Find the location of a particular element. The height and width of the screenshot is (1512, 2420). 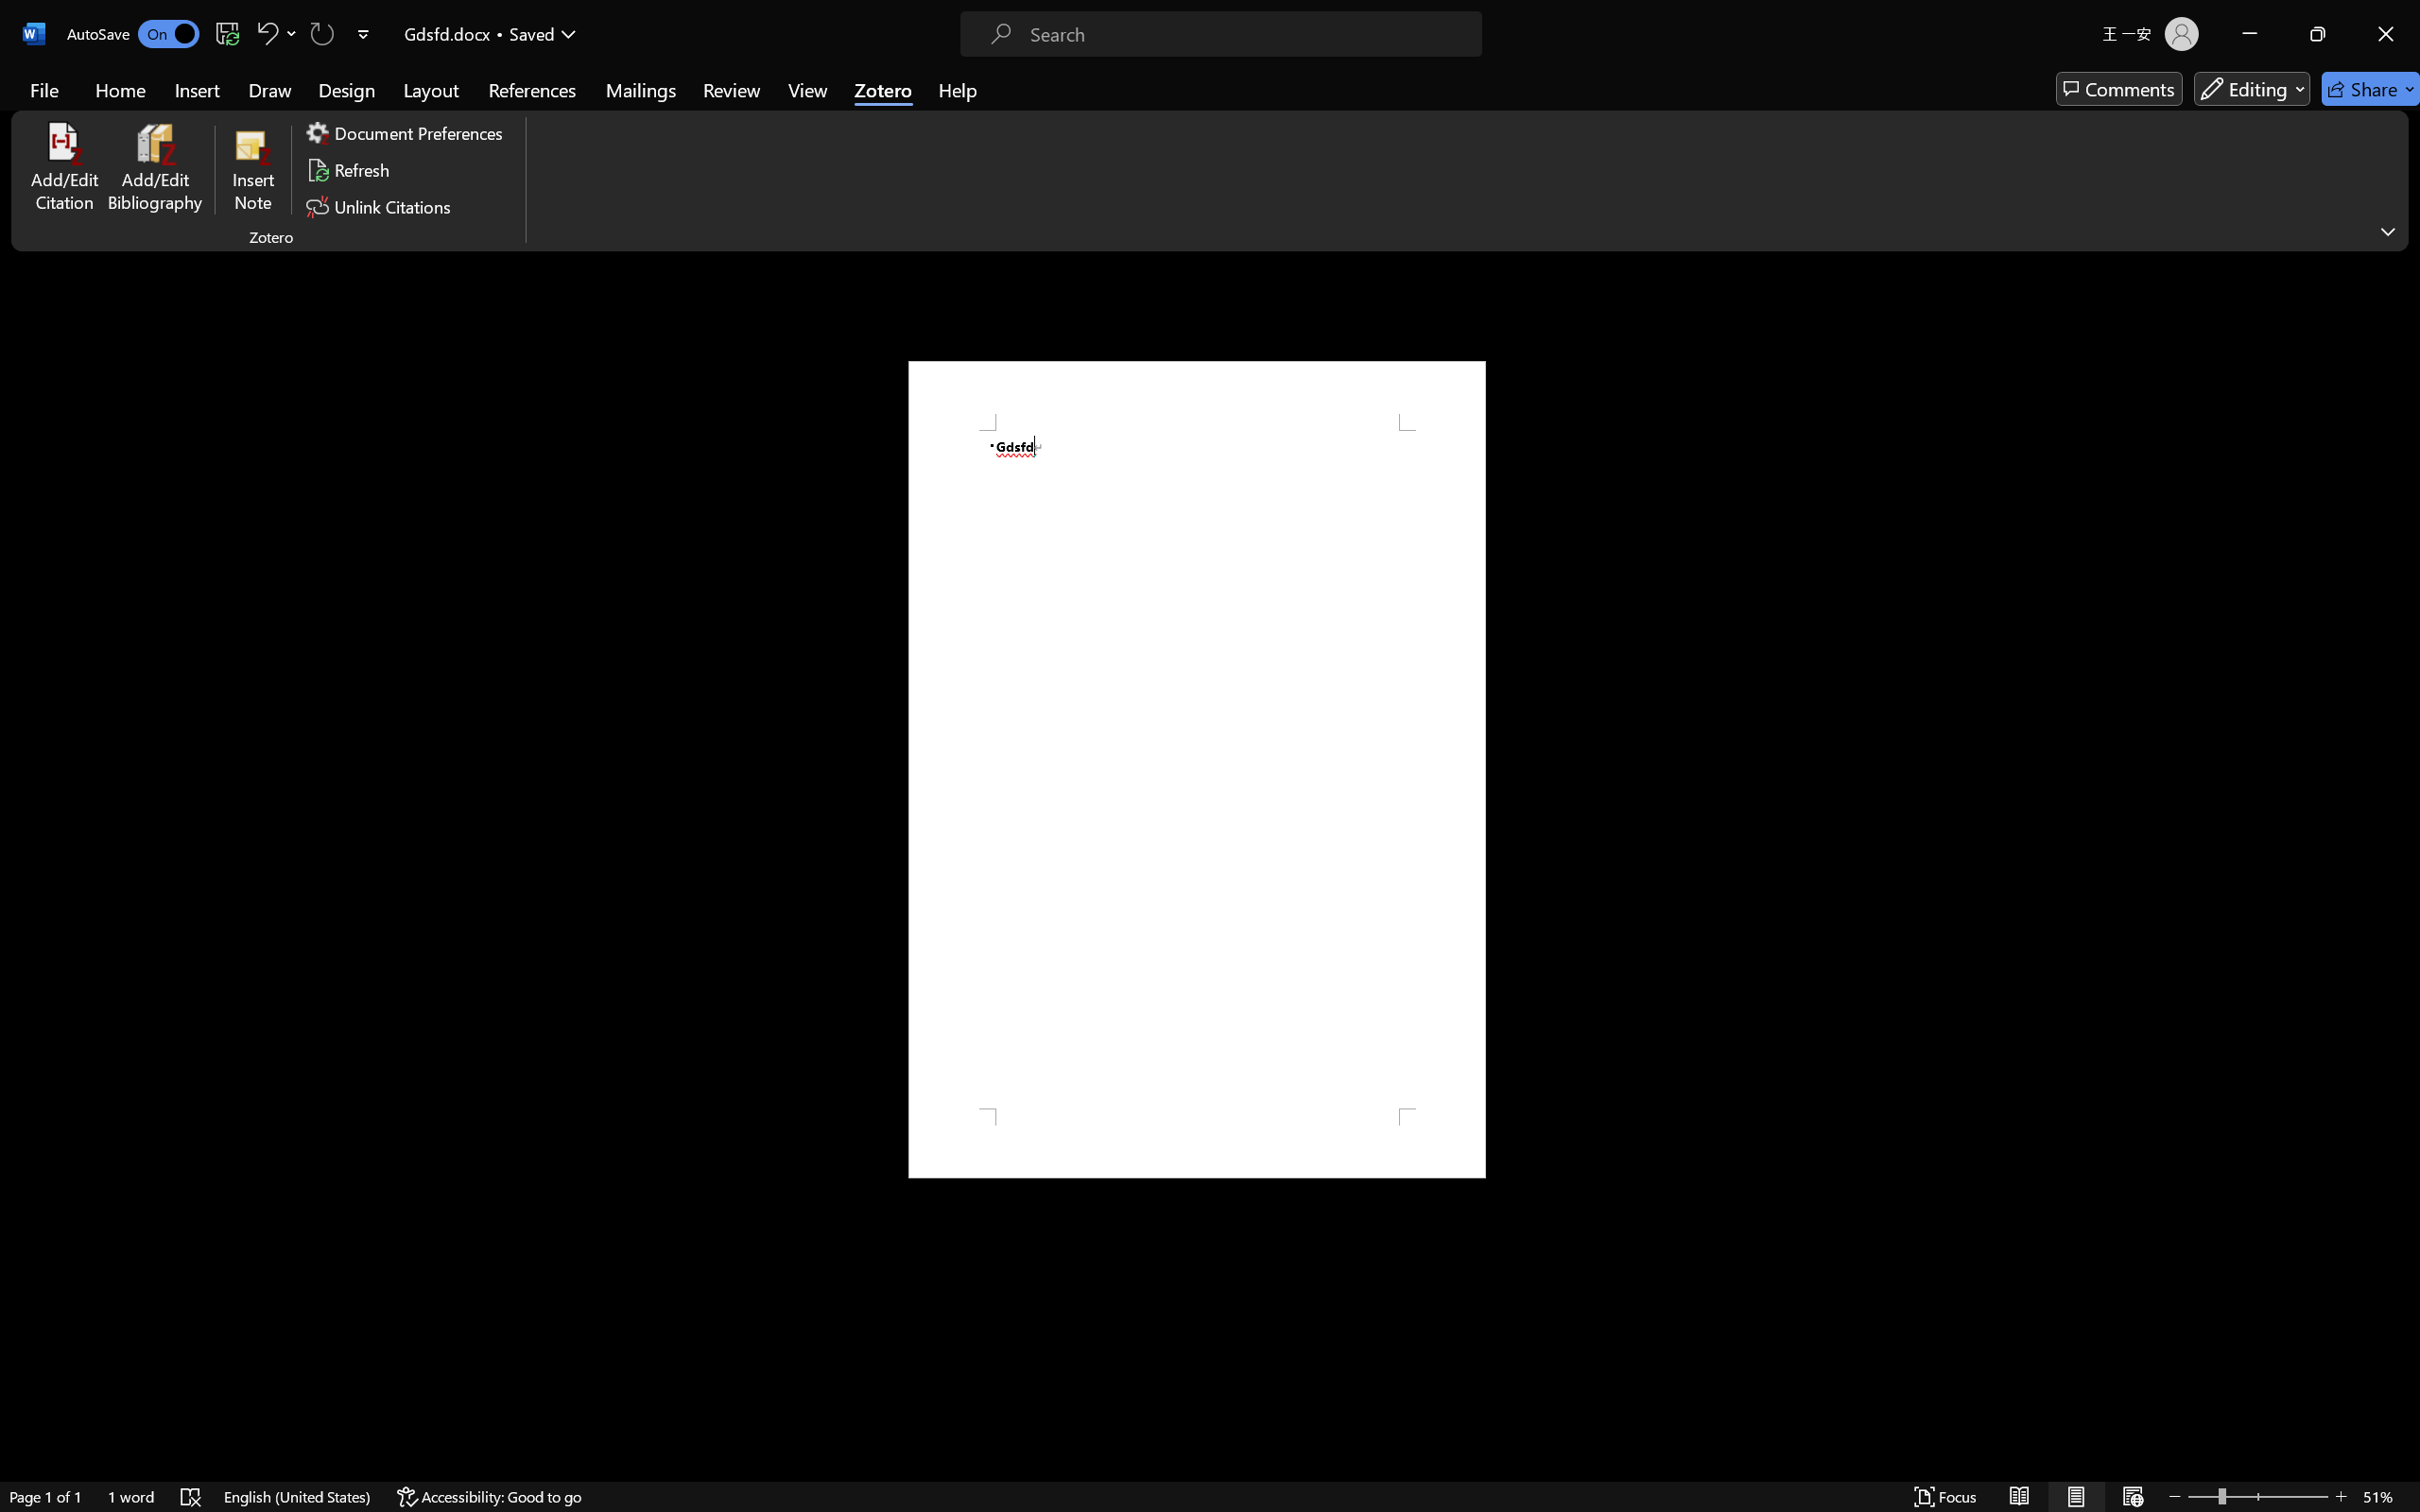

'Page 1 content' is located at coordinates (1196, 769).